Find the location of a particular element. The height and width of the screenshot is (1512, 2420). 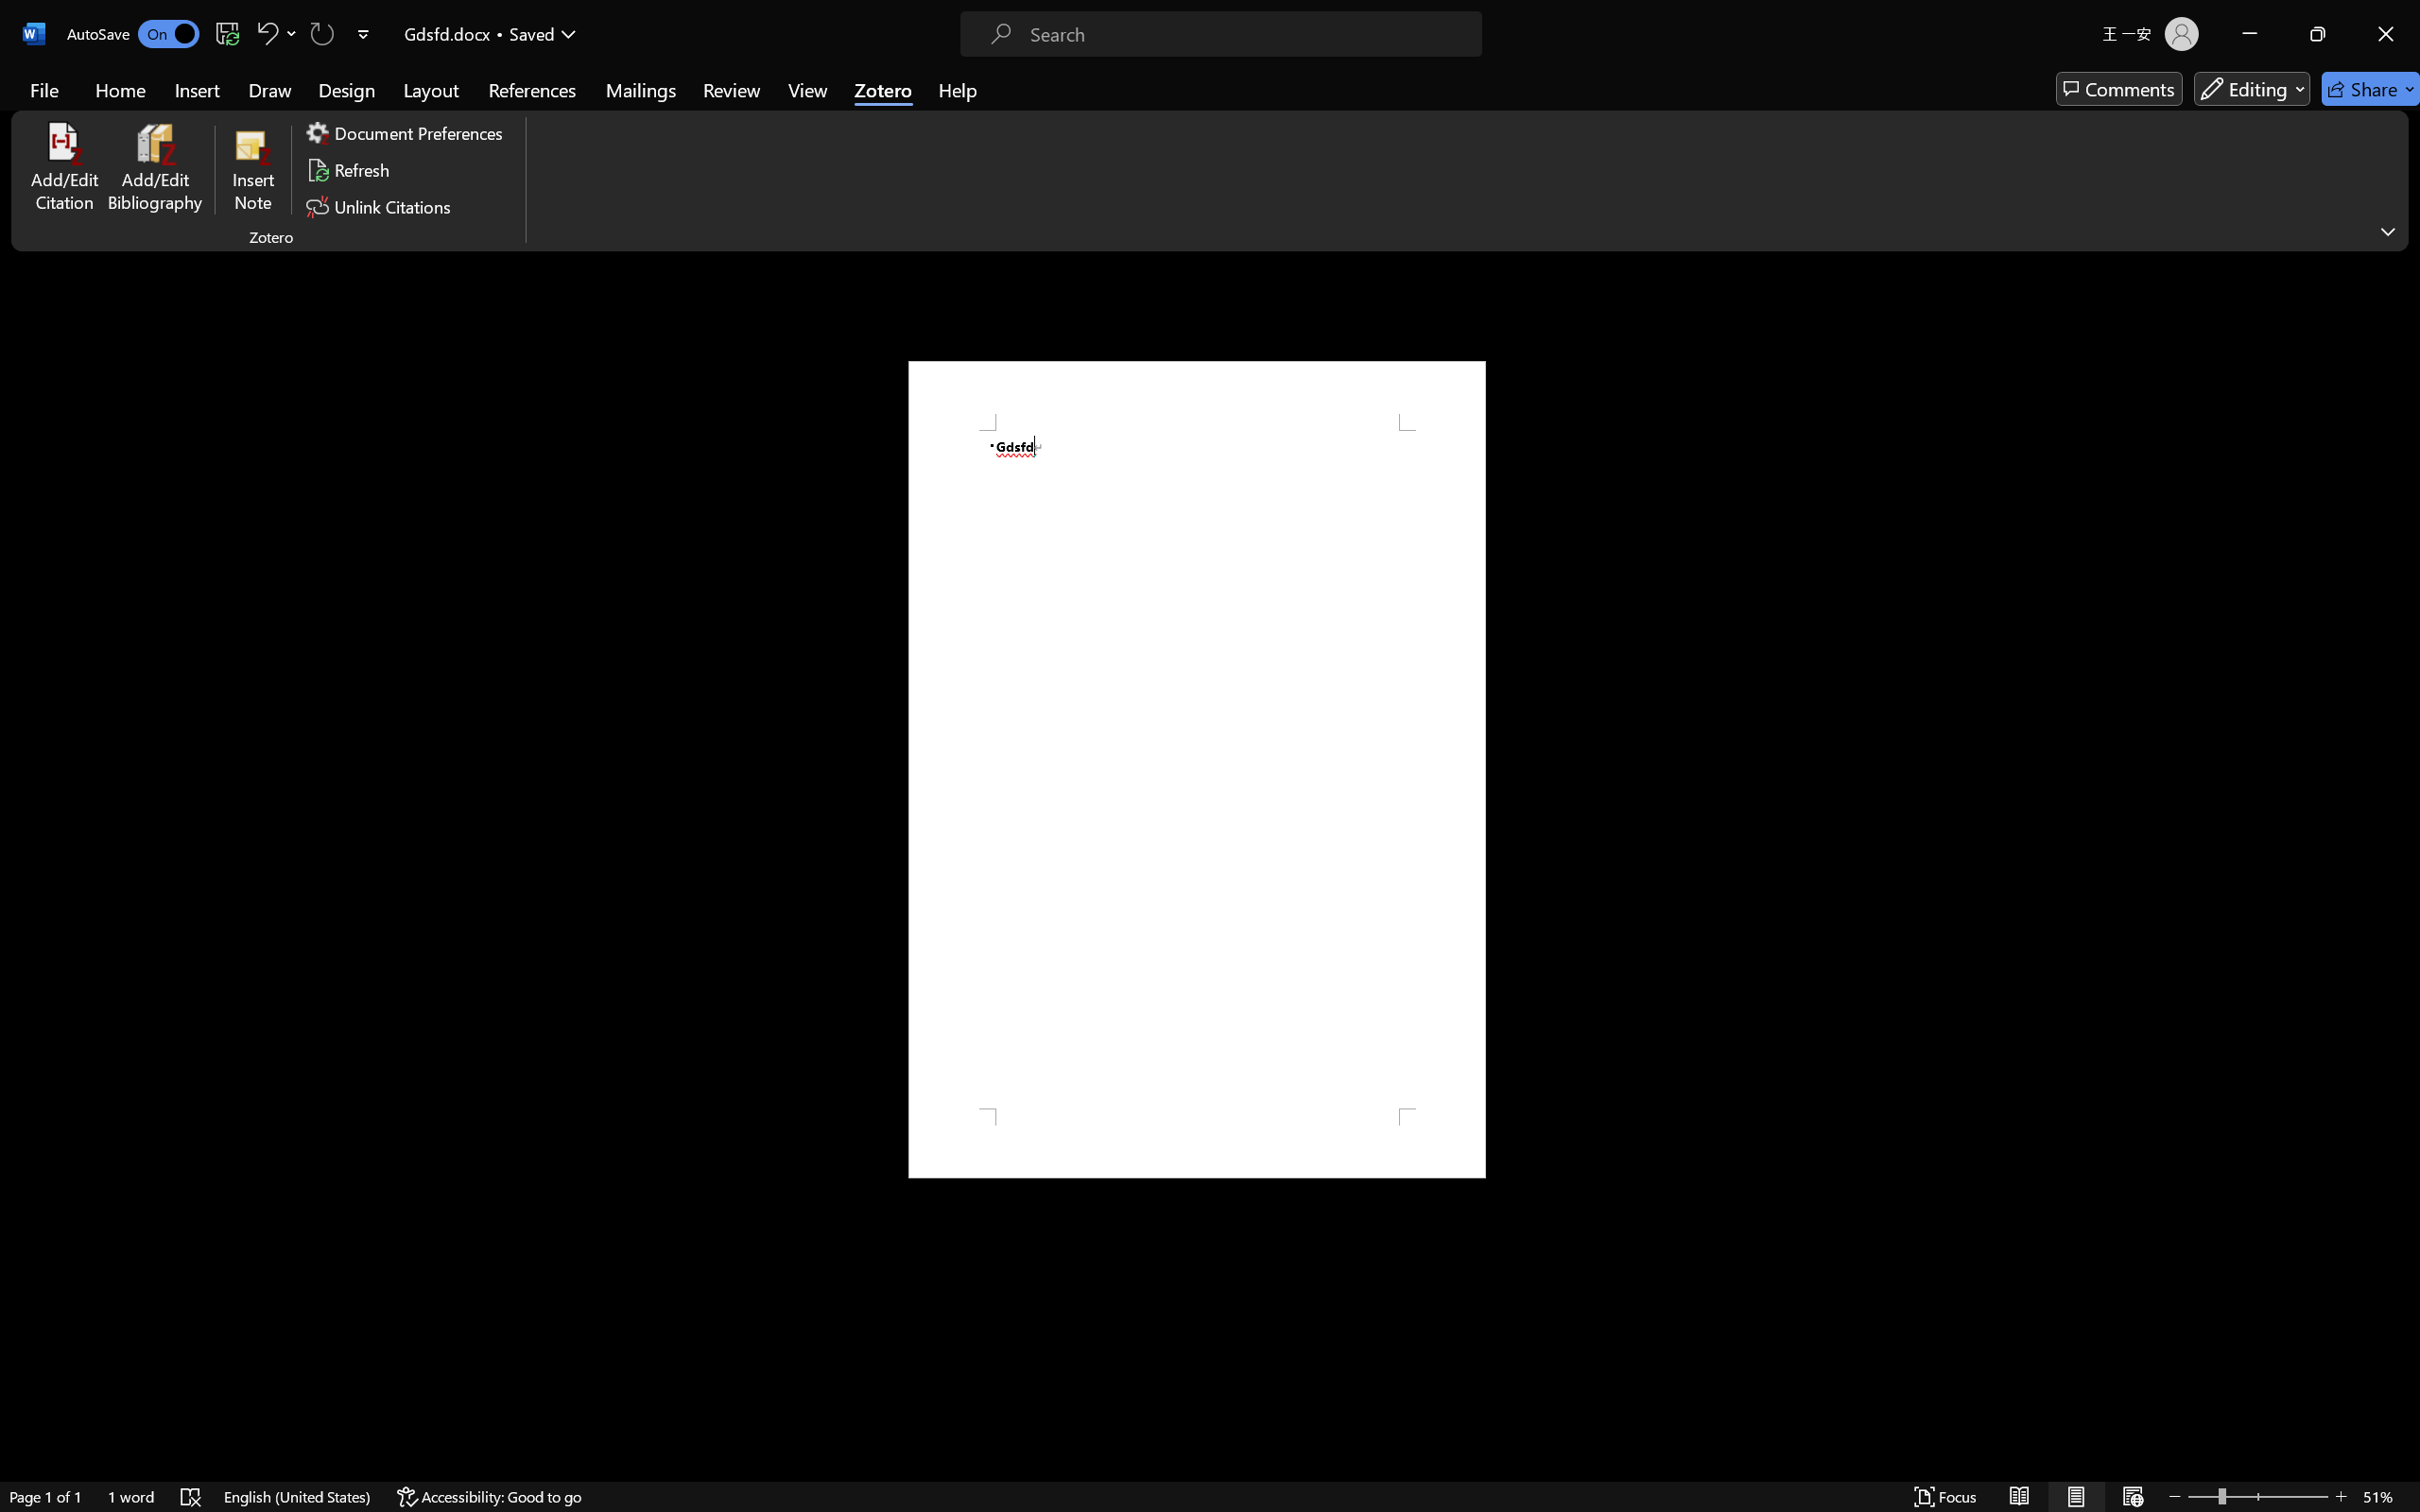

'Page 1 content' is located at coordinates (1196, 769).